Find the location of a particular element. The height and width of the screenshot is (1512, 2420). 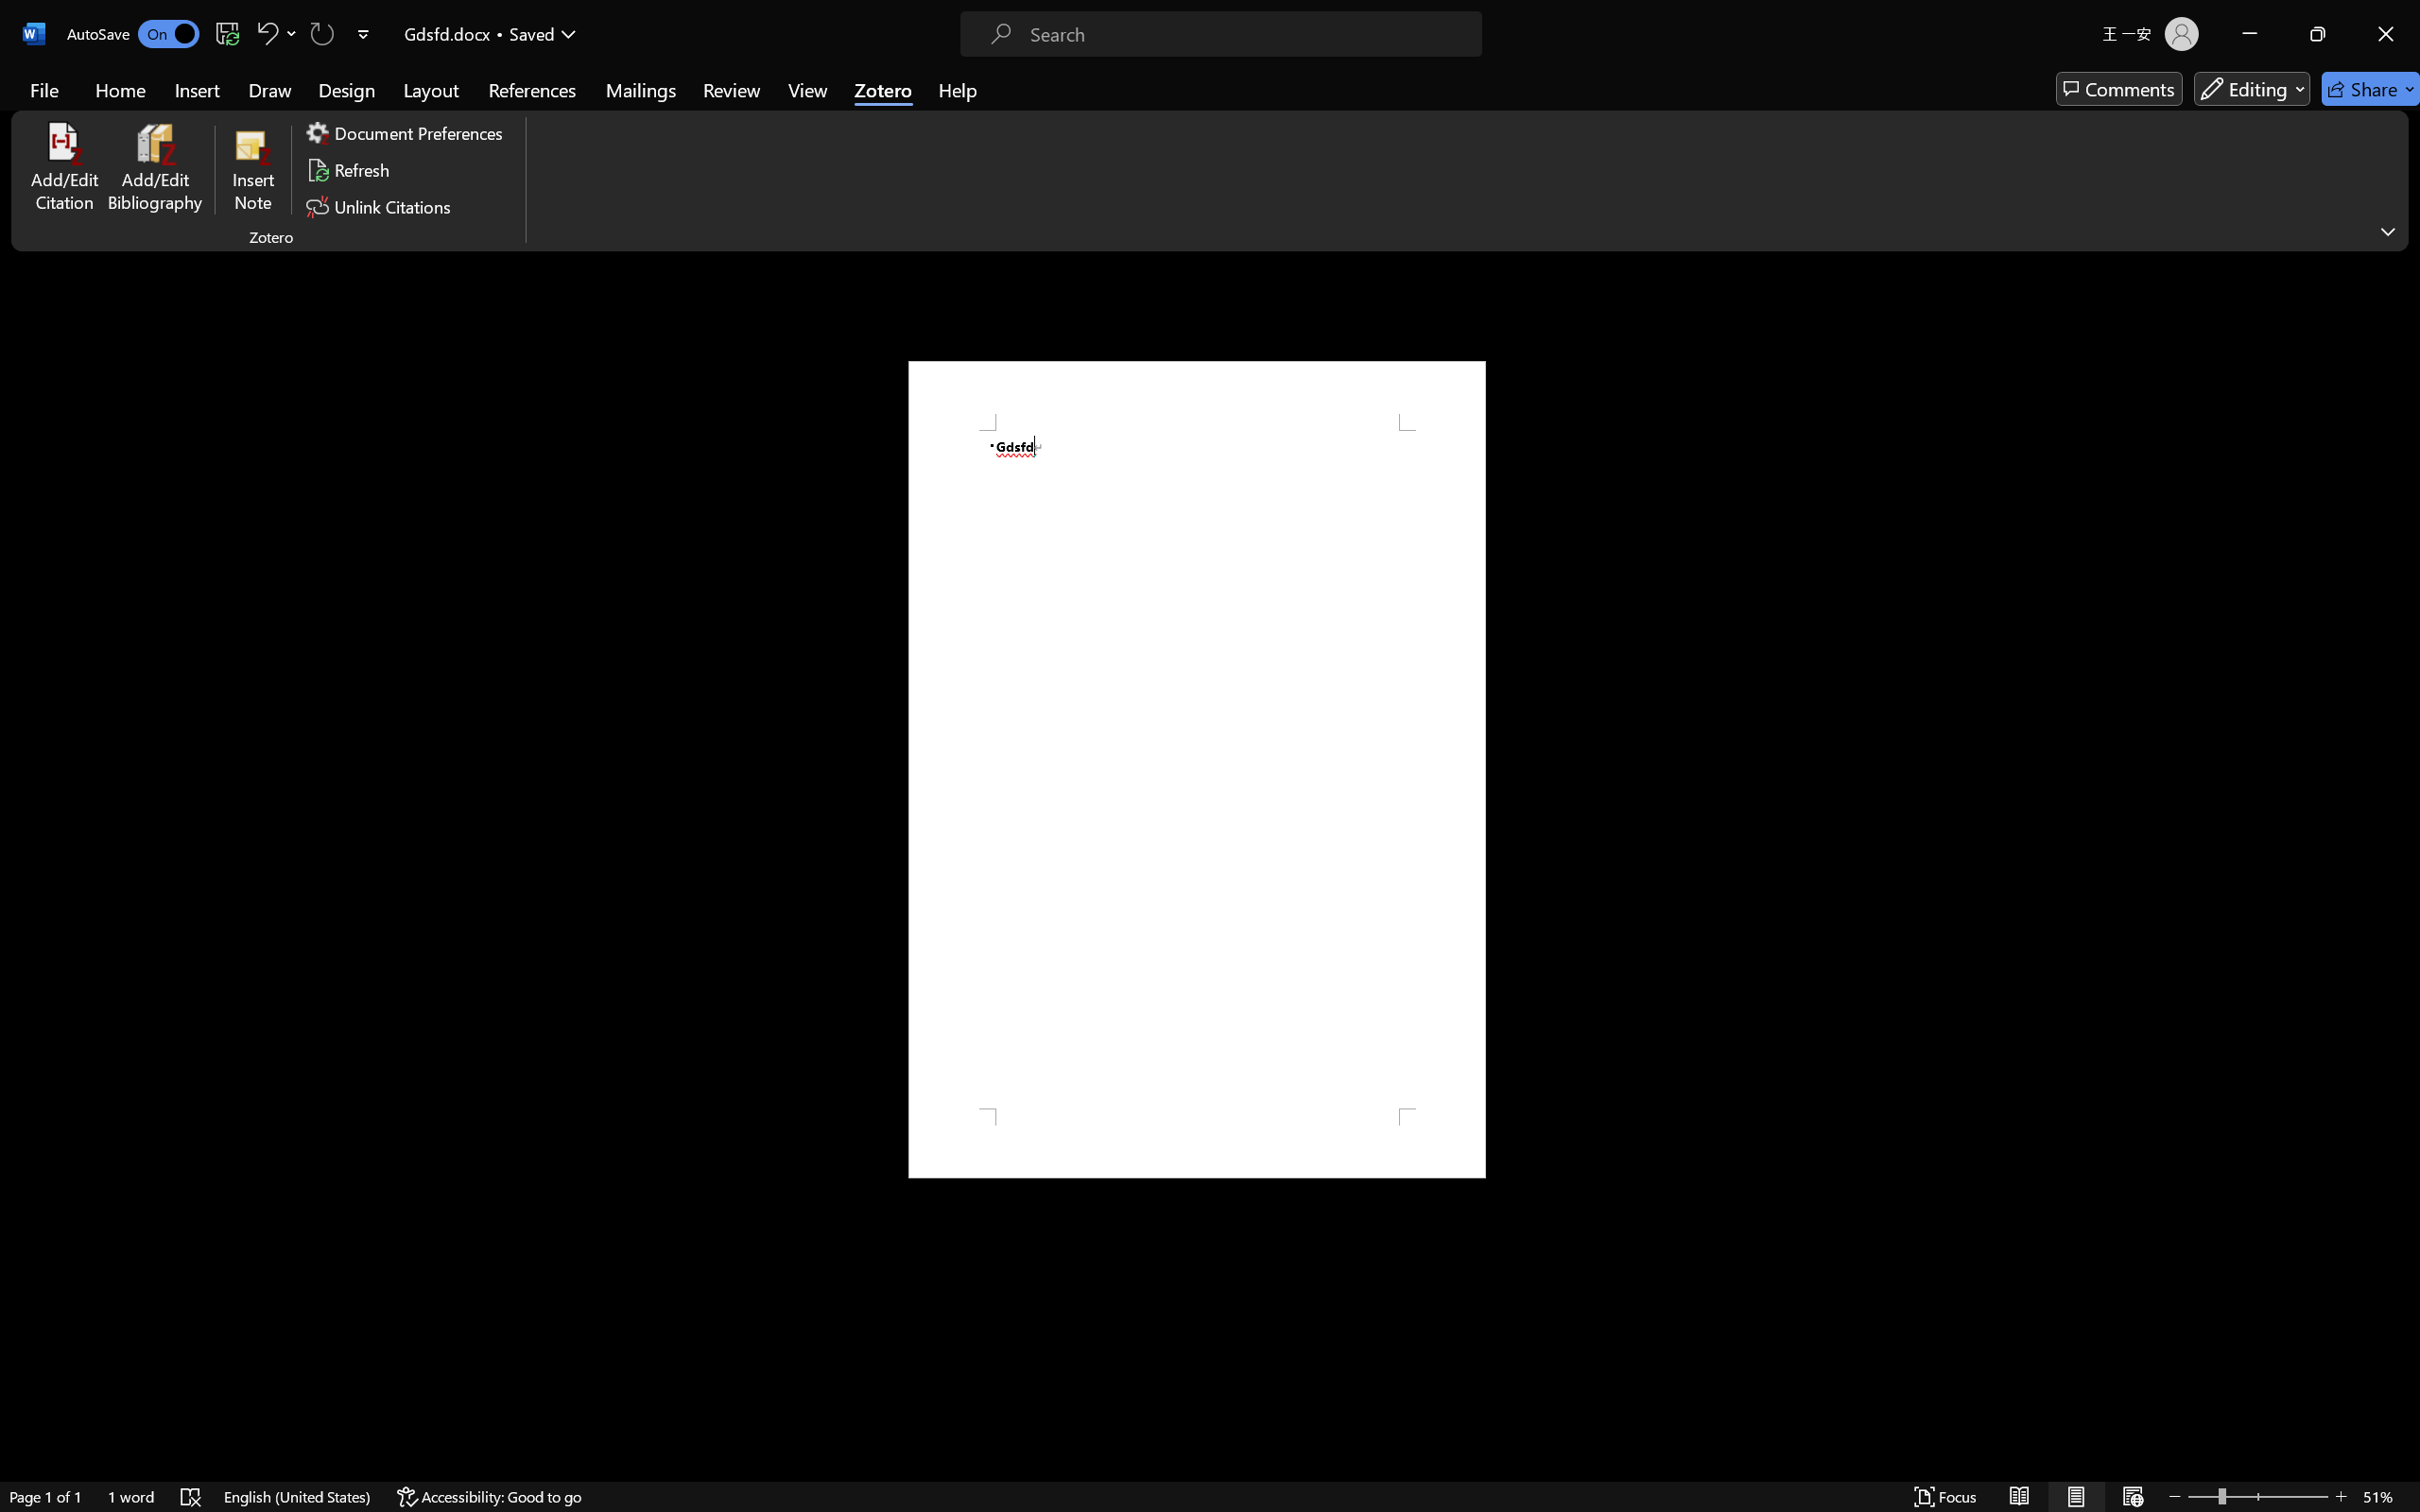

'Page 1 content' is located at coordinates (1196, 769).